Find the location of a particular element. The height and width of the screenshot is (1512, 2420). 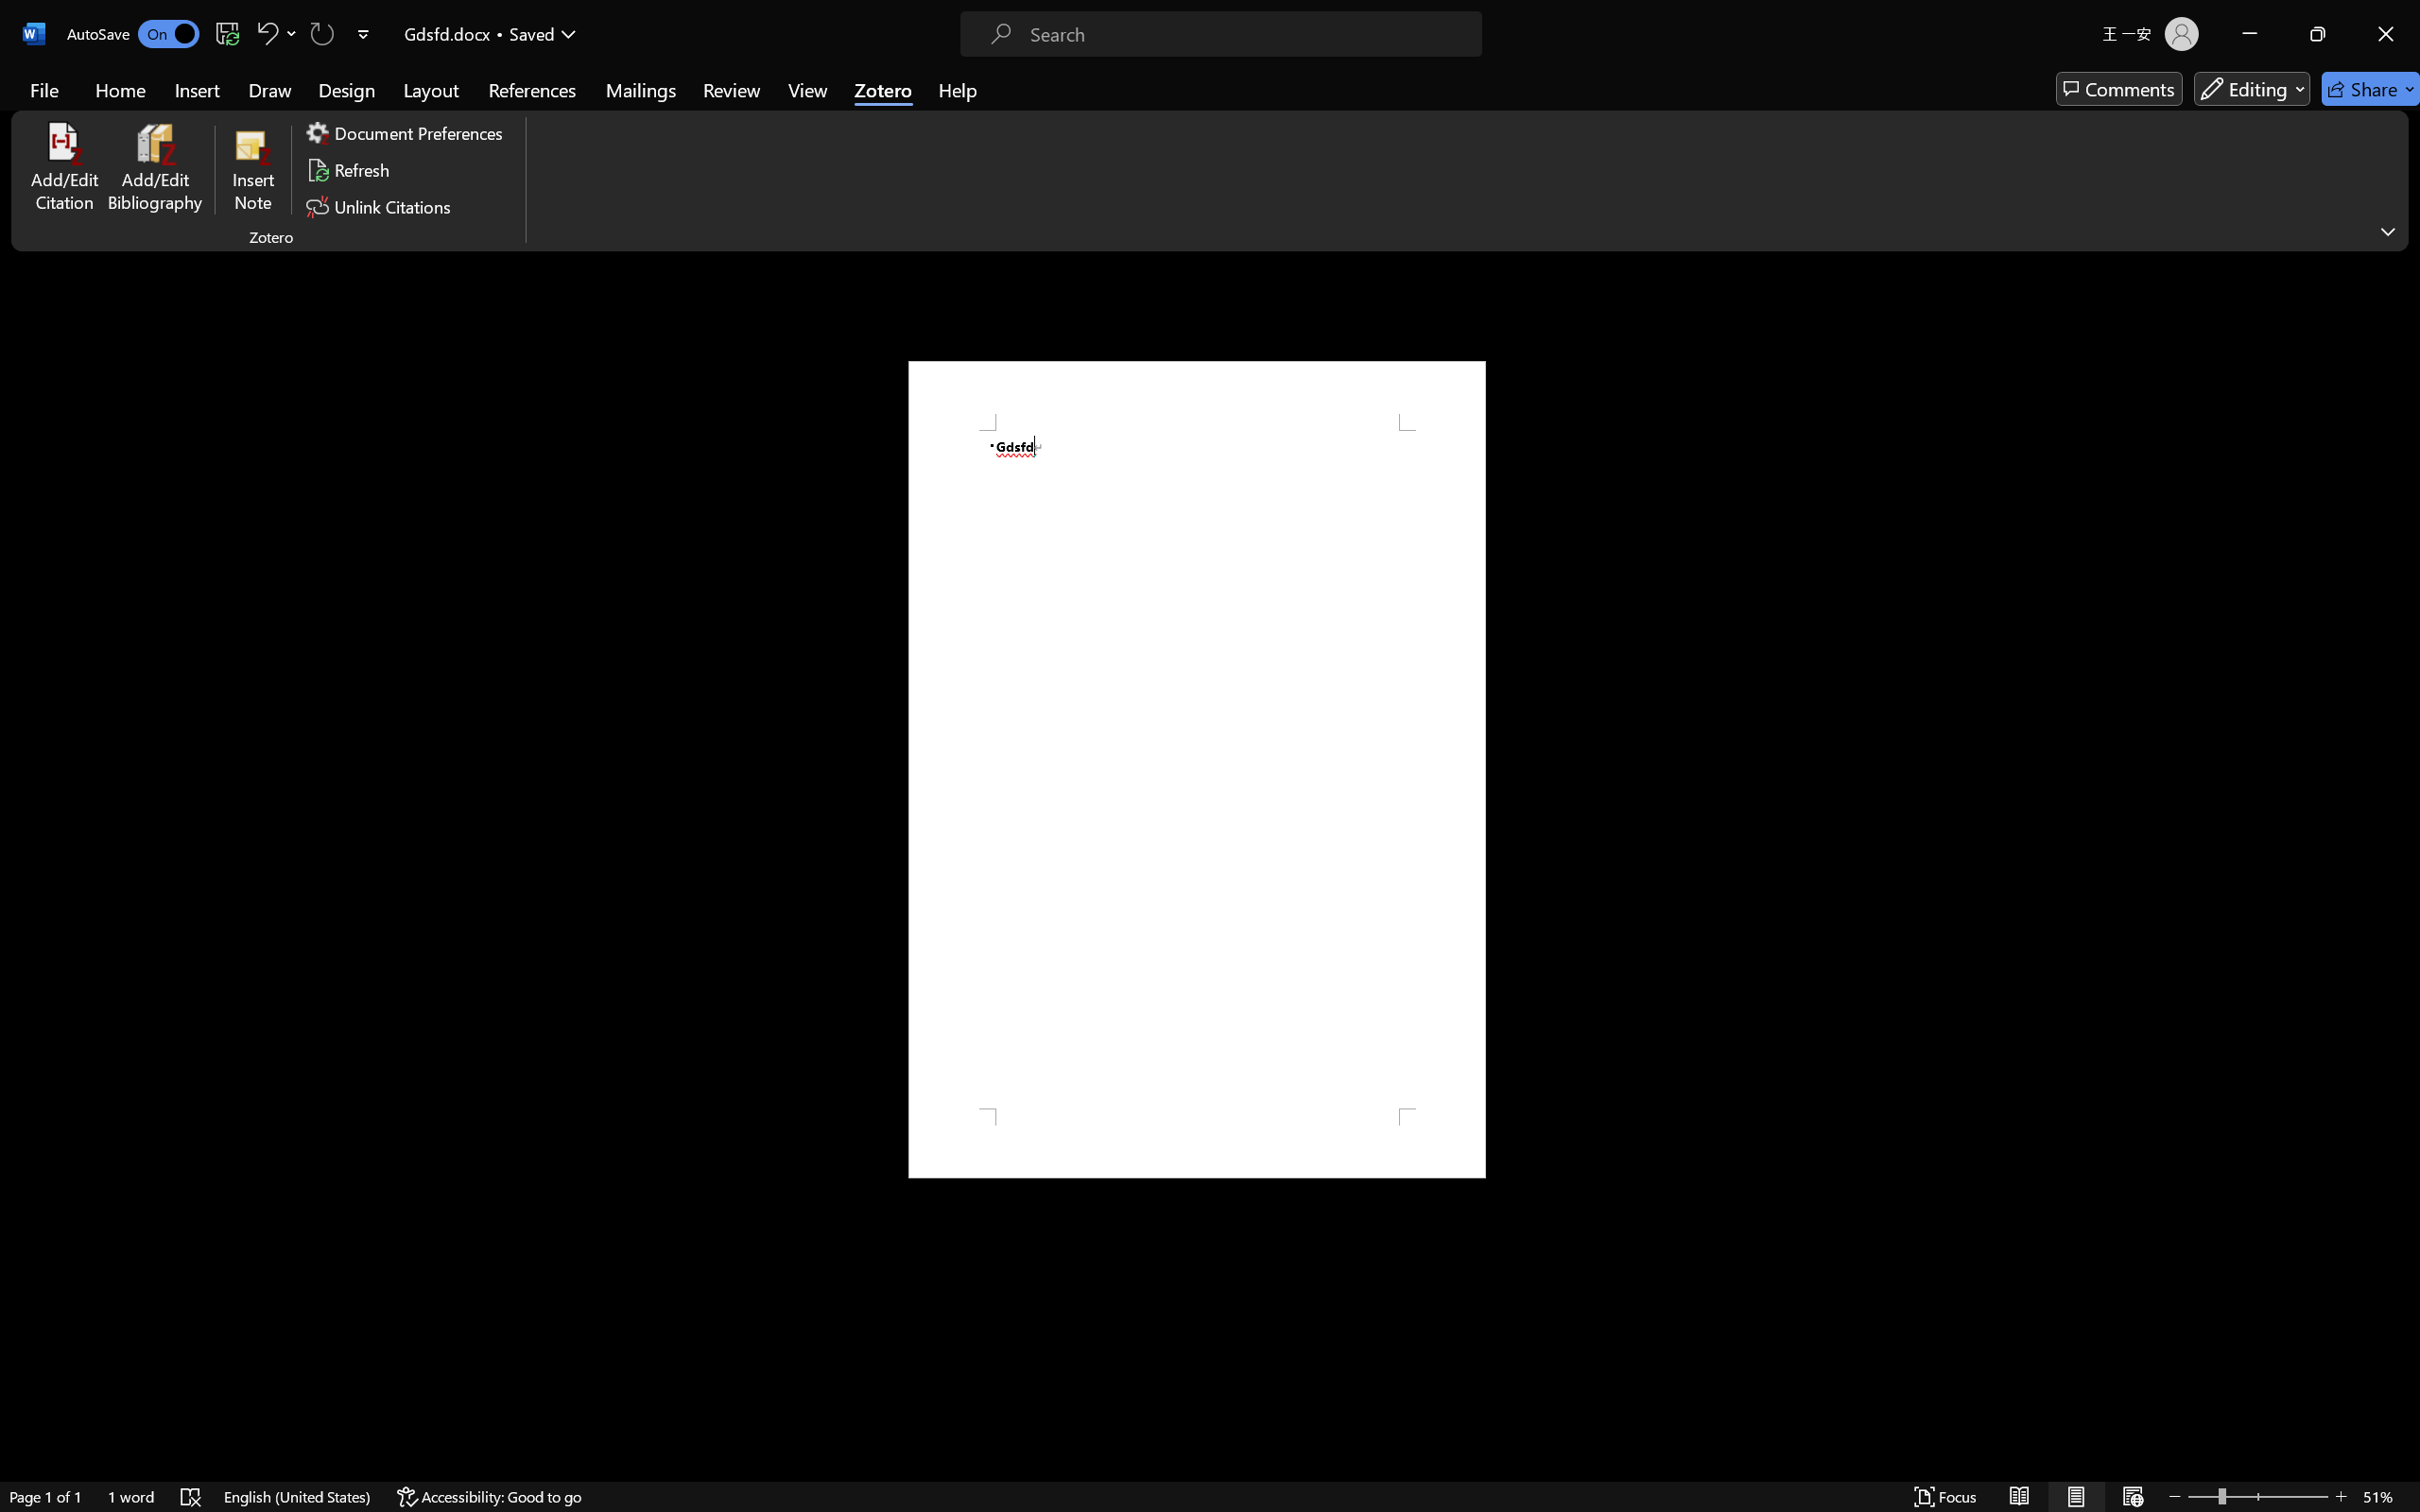

'Page 1 content' is located at coordinates (1196, 769).